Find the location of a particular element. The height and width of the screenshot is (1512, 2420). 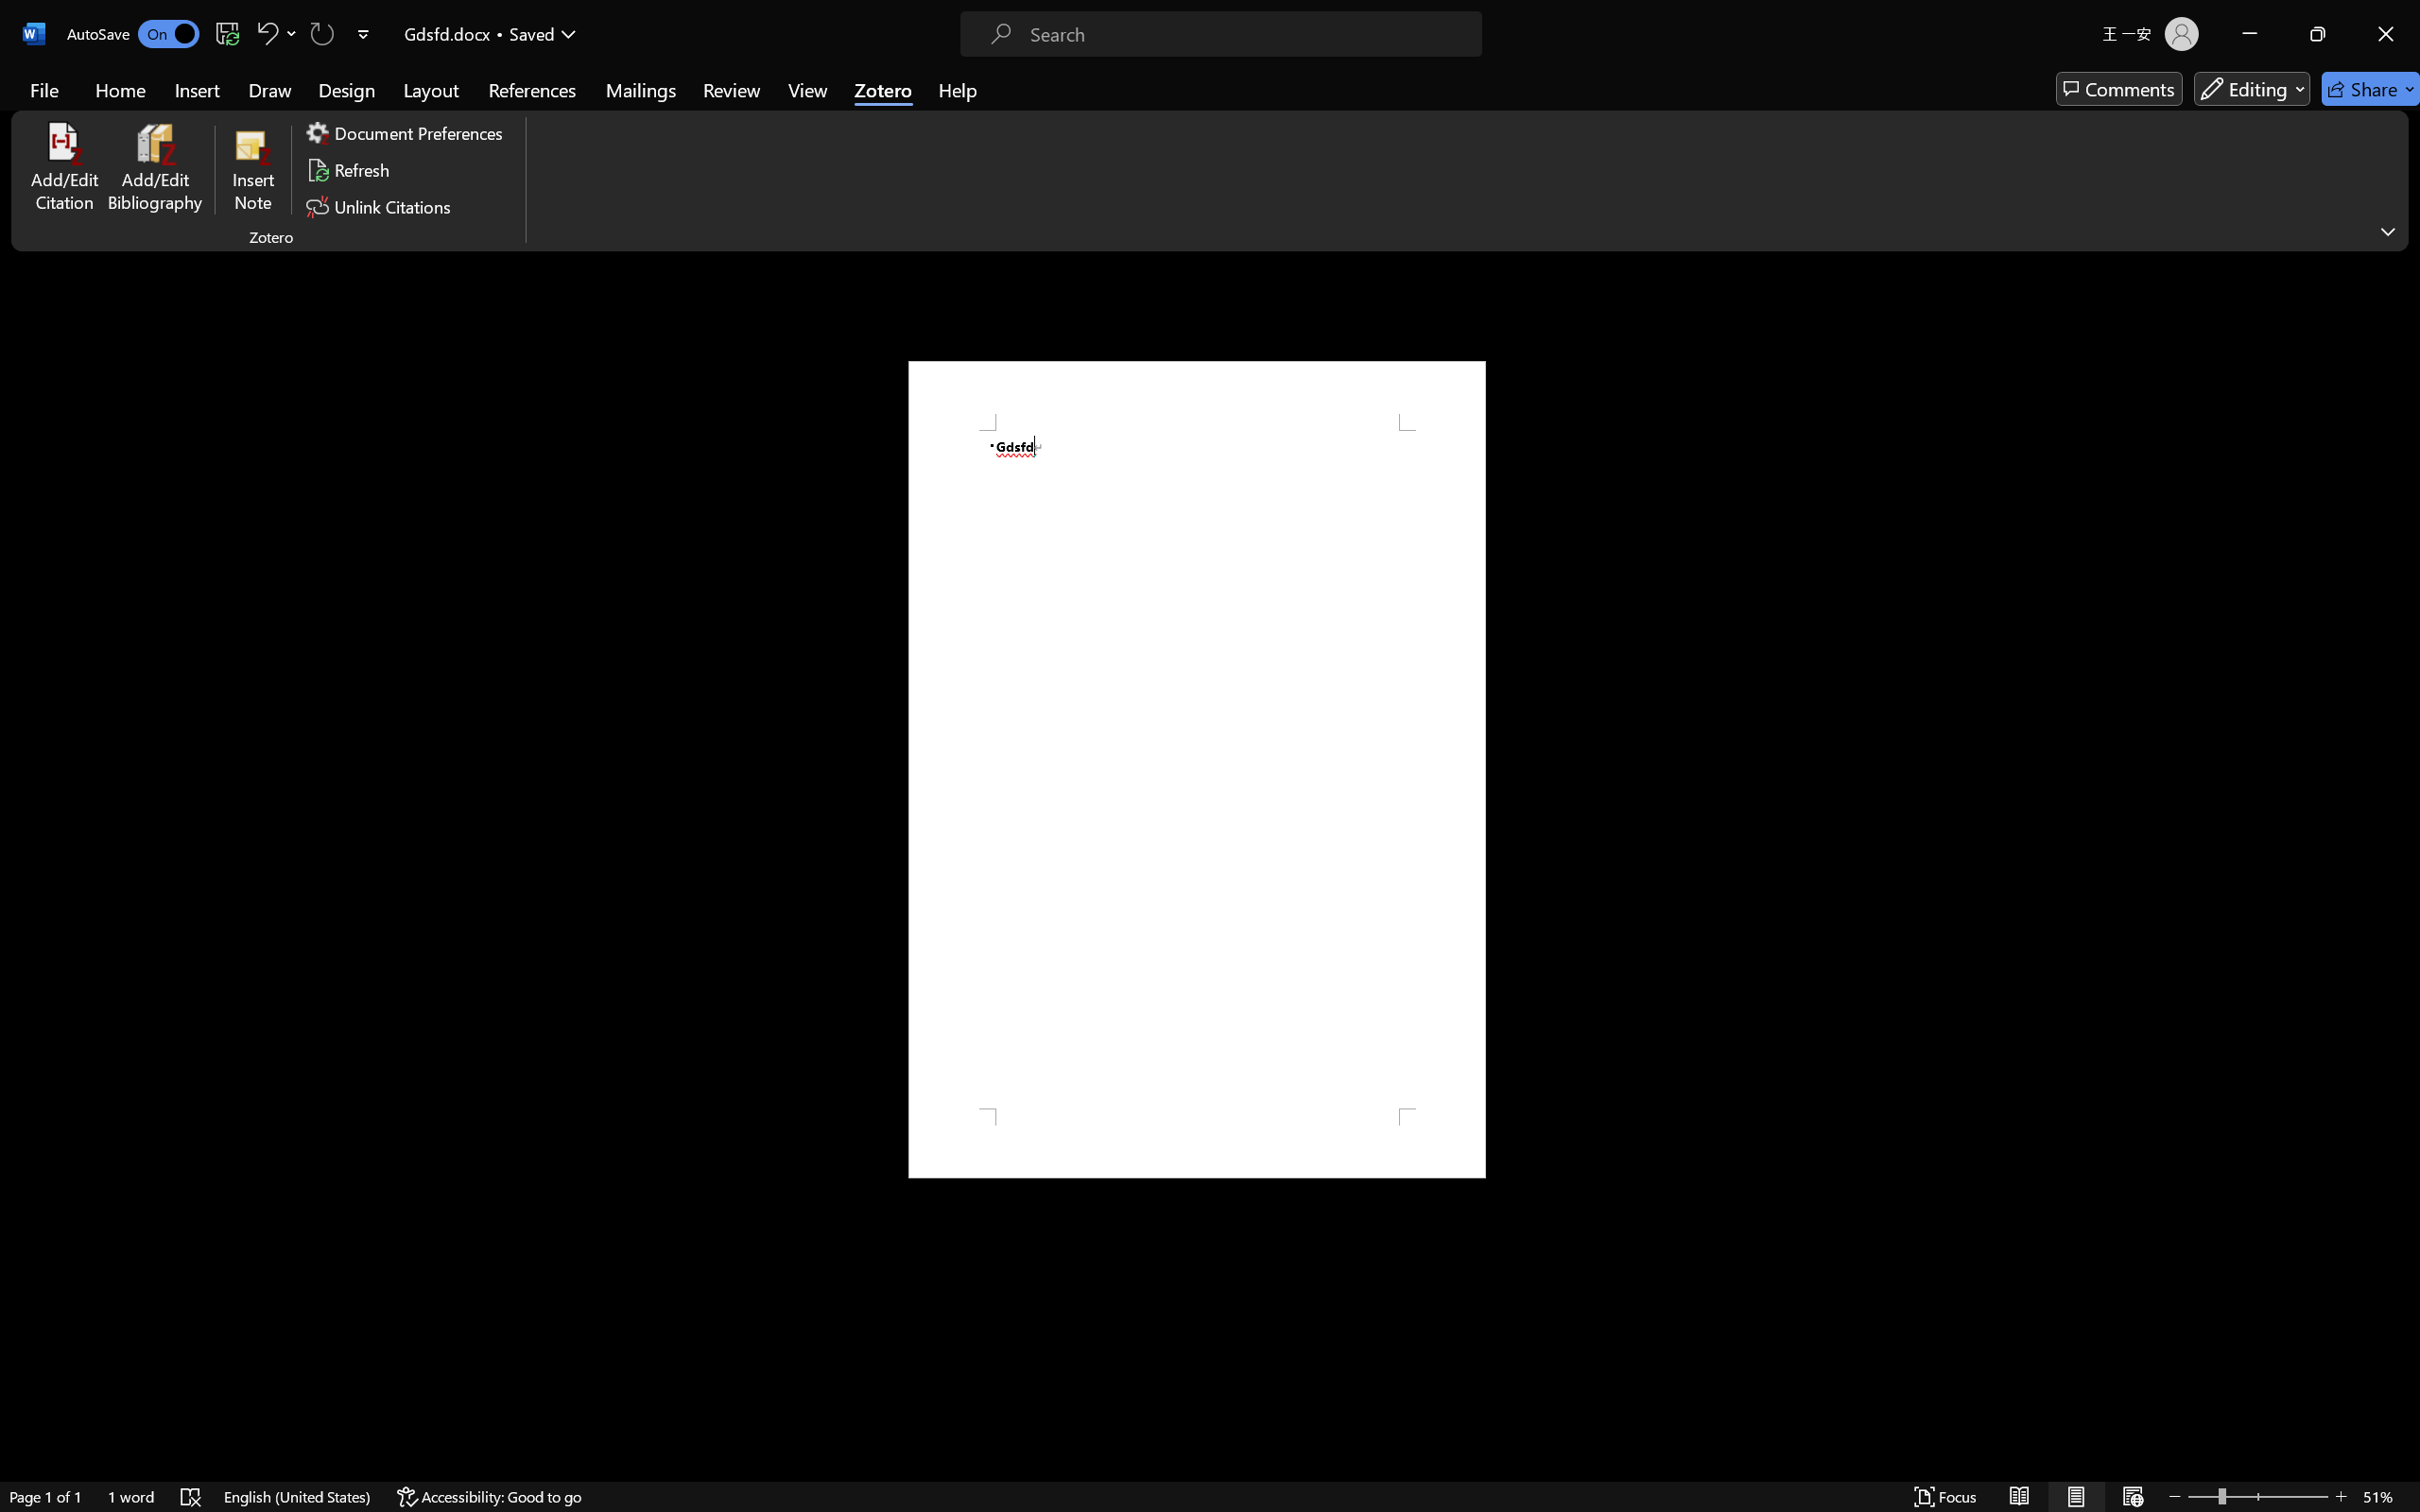

'Page 1 content' is located at coordinates (1196, 769).